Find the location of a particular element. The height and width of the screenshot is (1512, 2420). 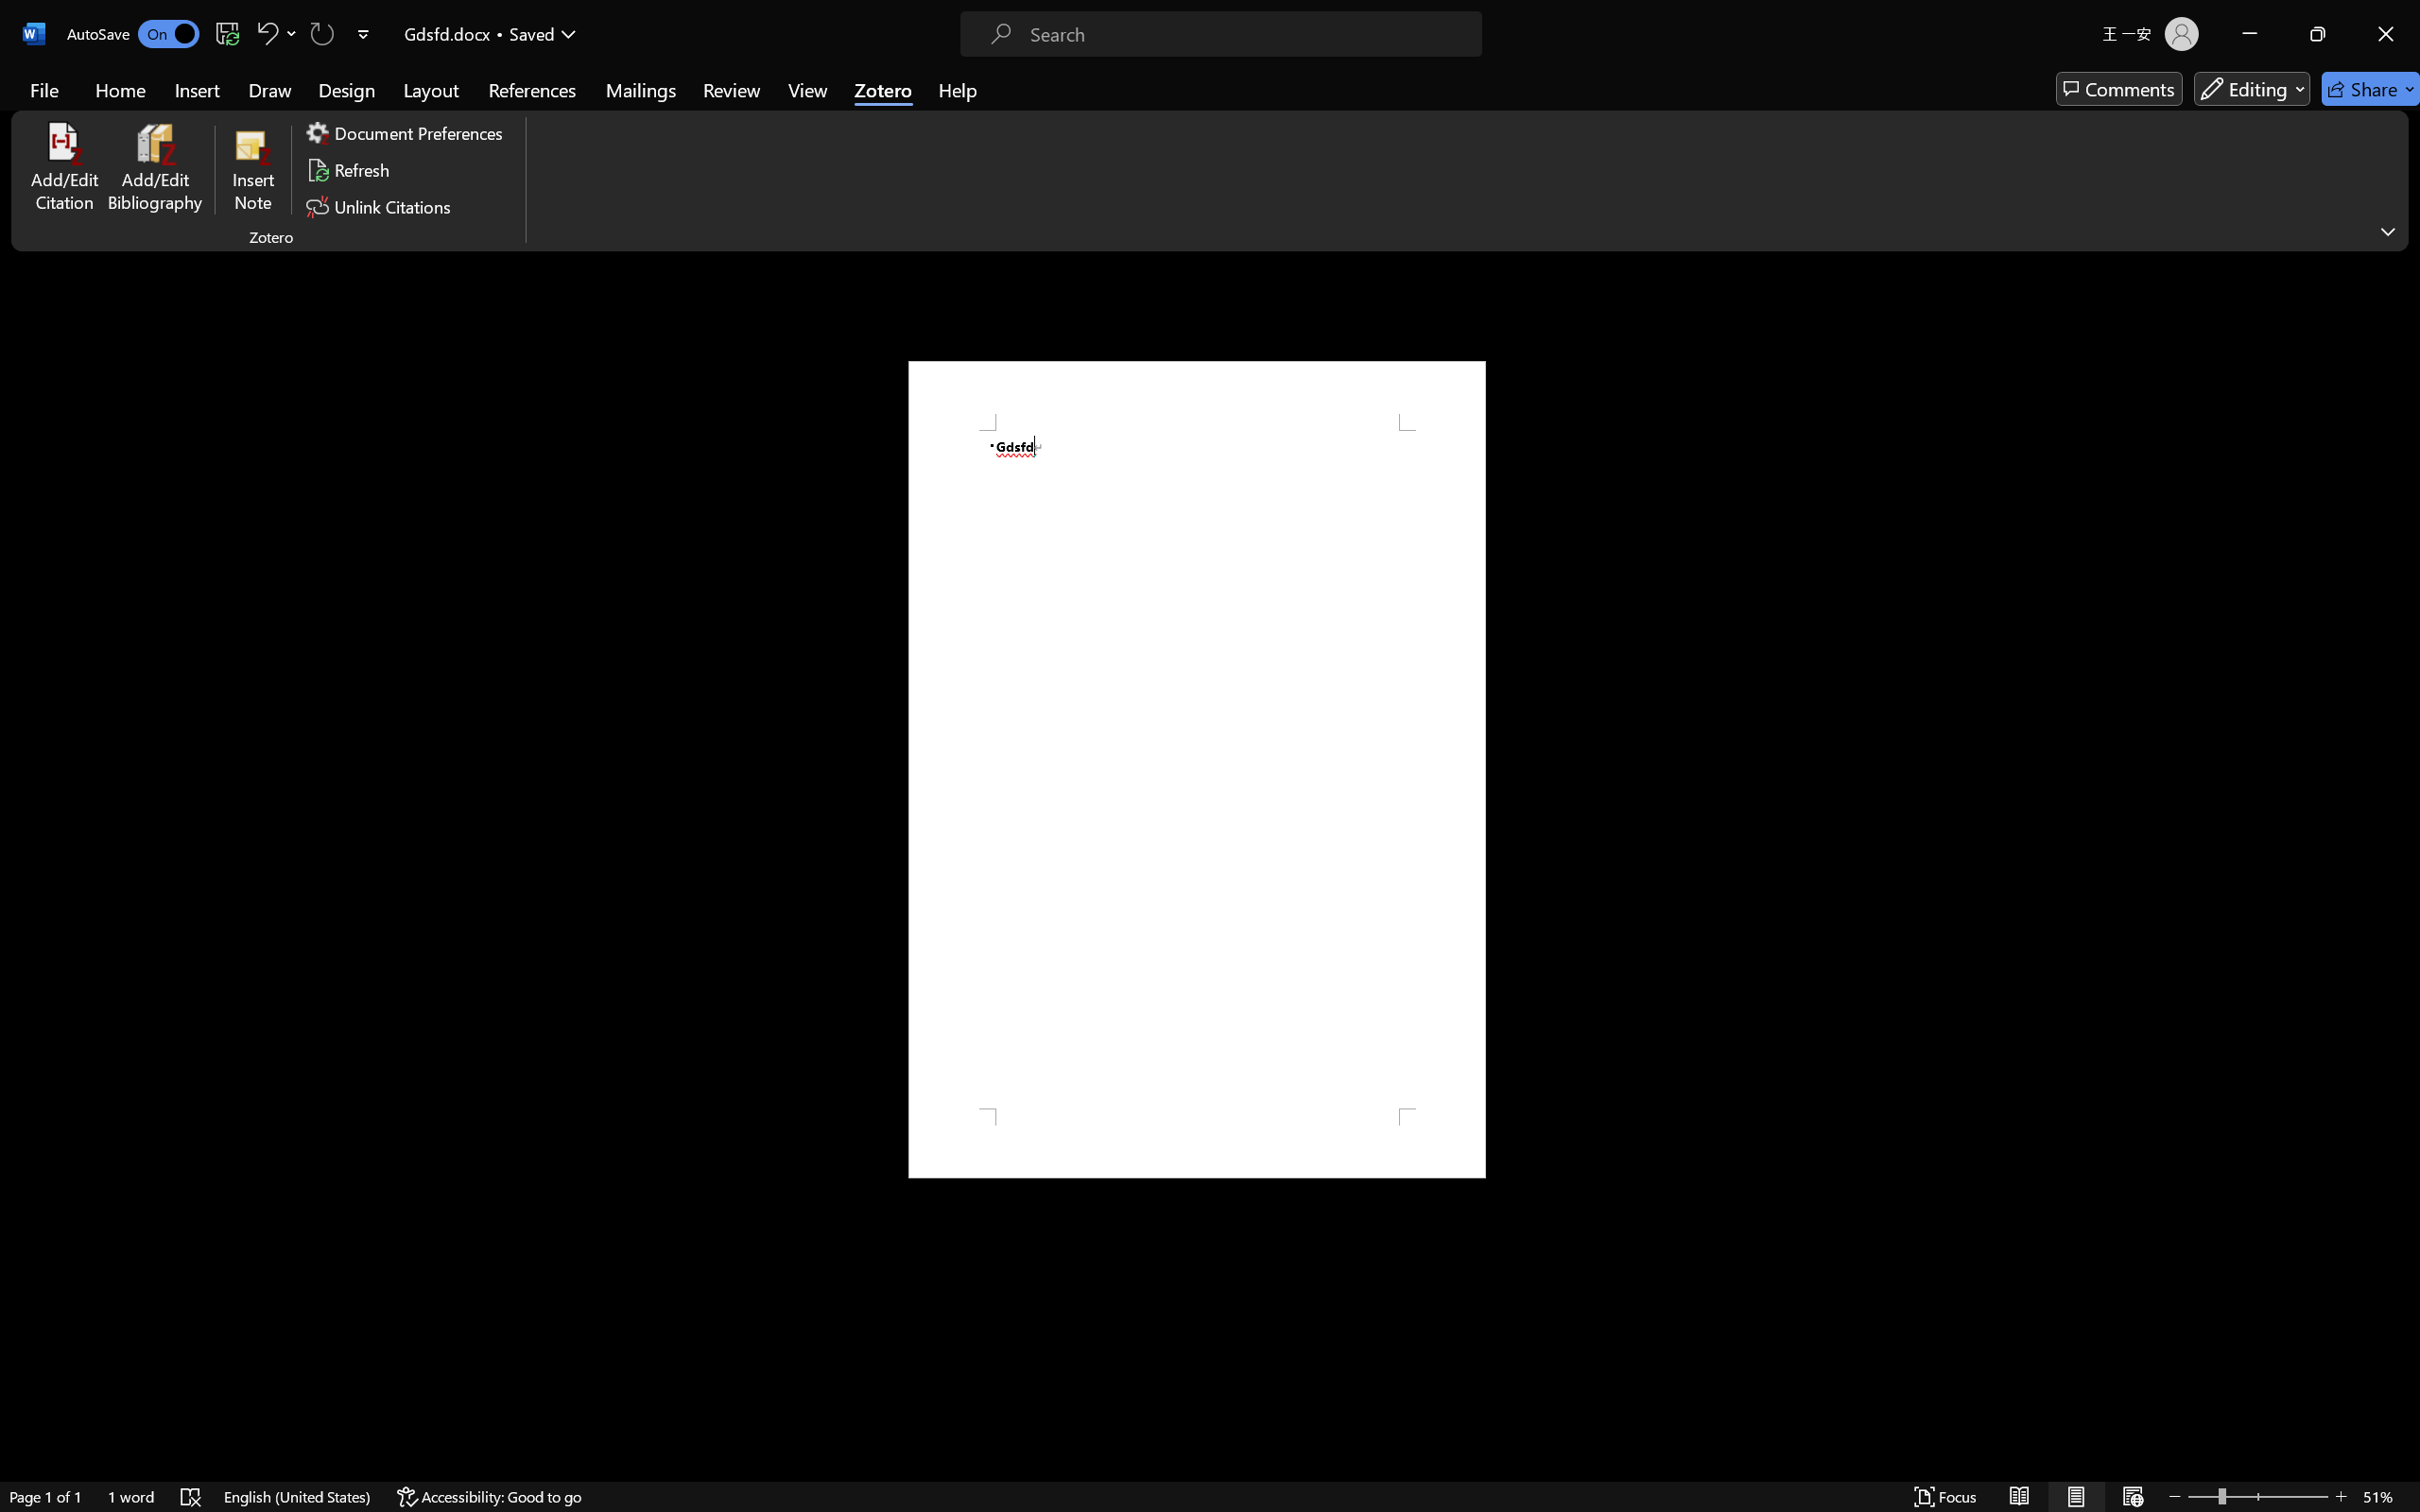

'Page 1 content' is located at coordinates (1196, 769).